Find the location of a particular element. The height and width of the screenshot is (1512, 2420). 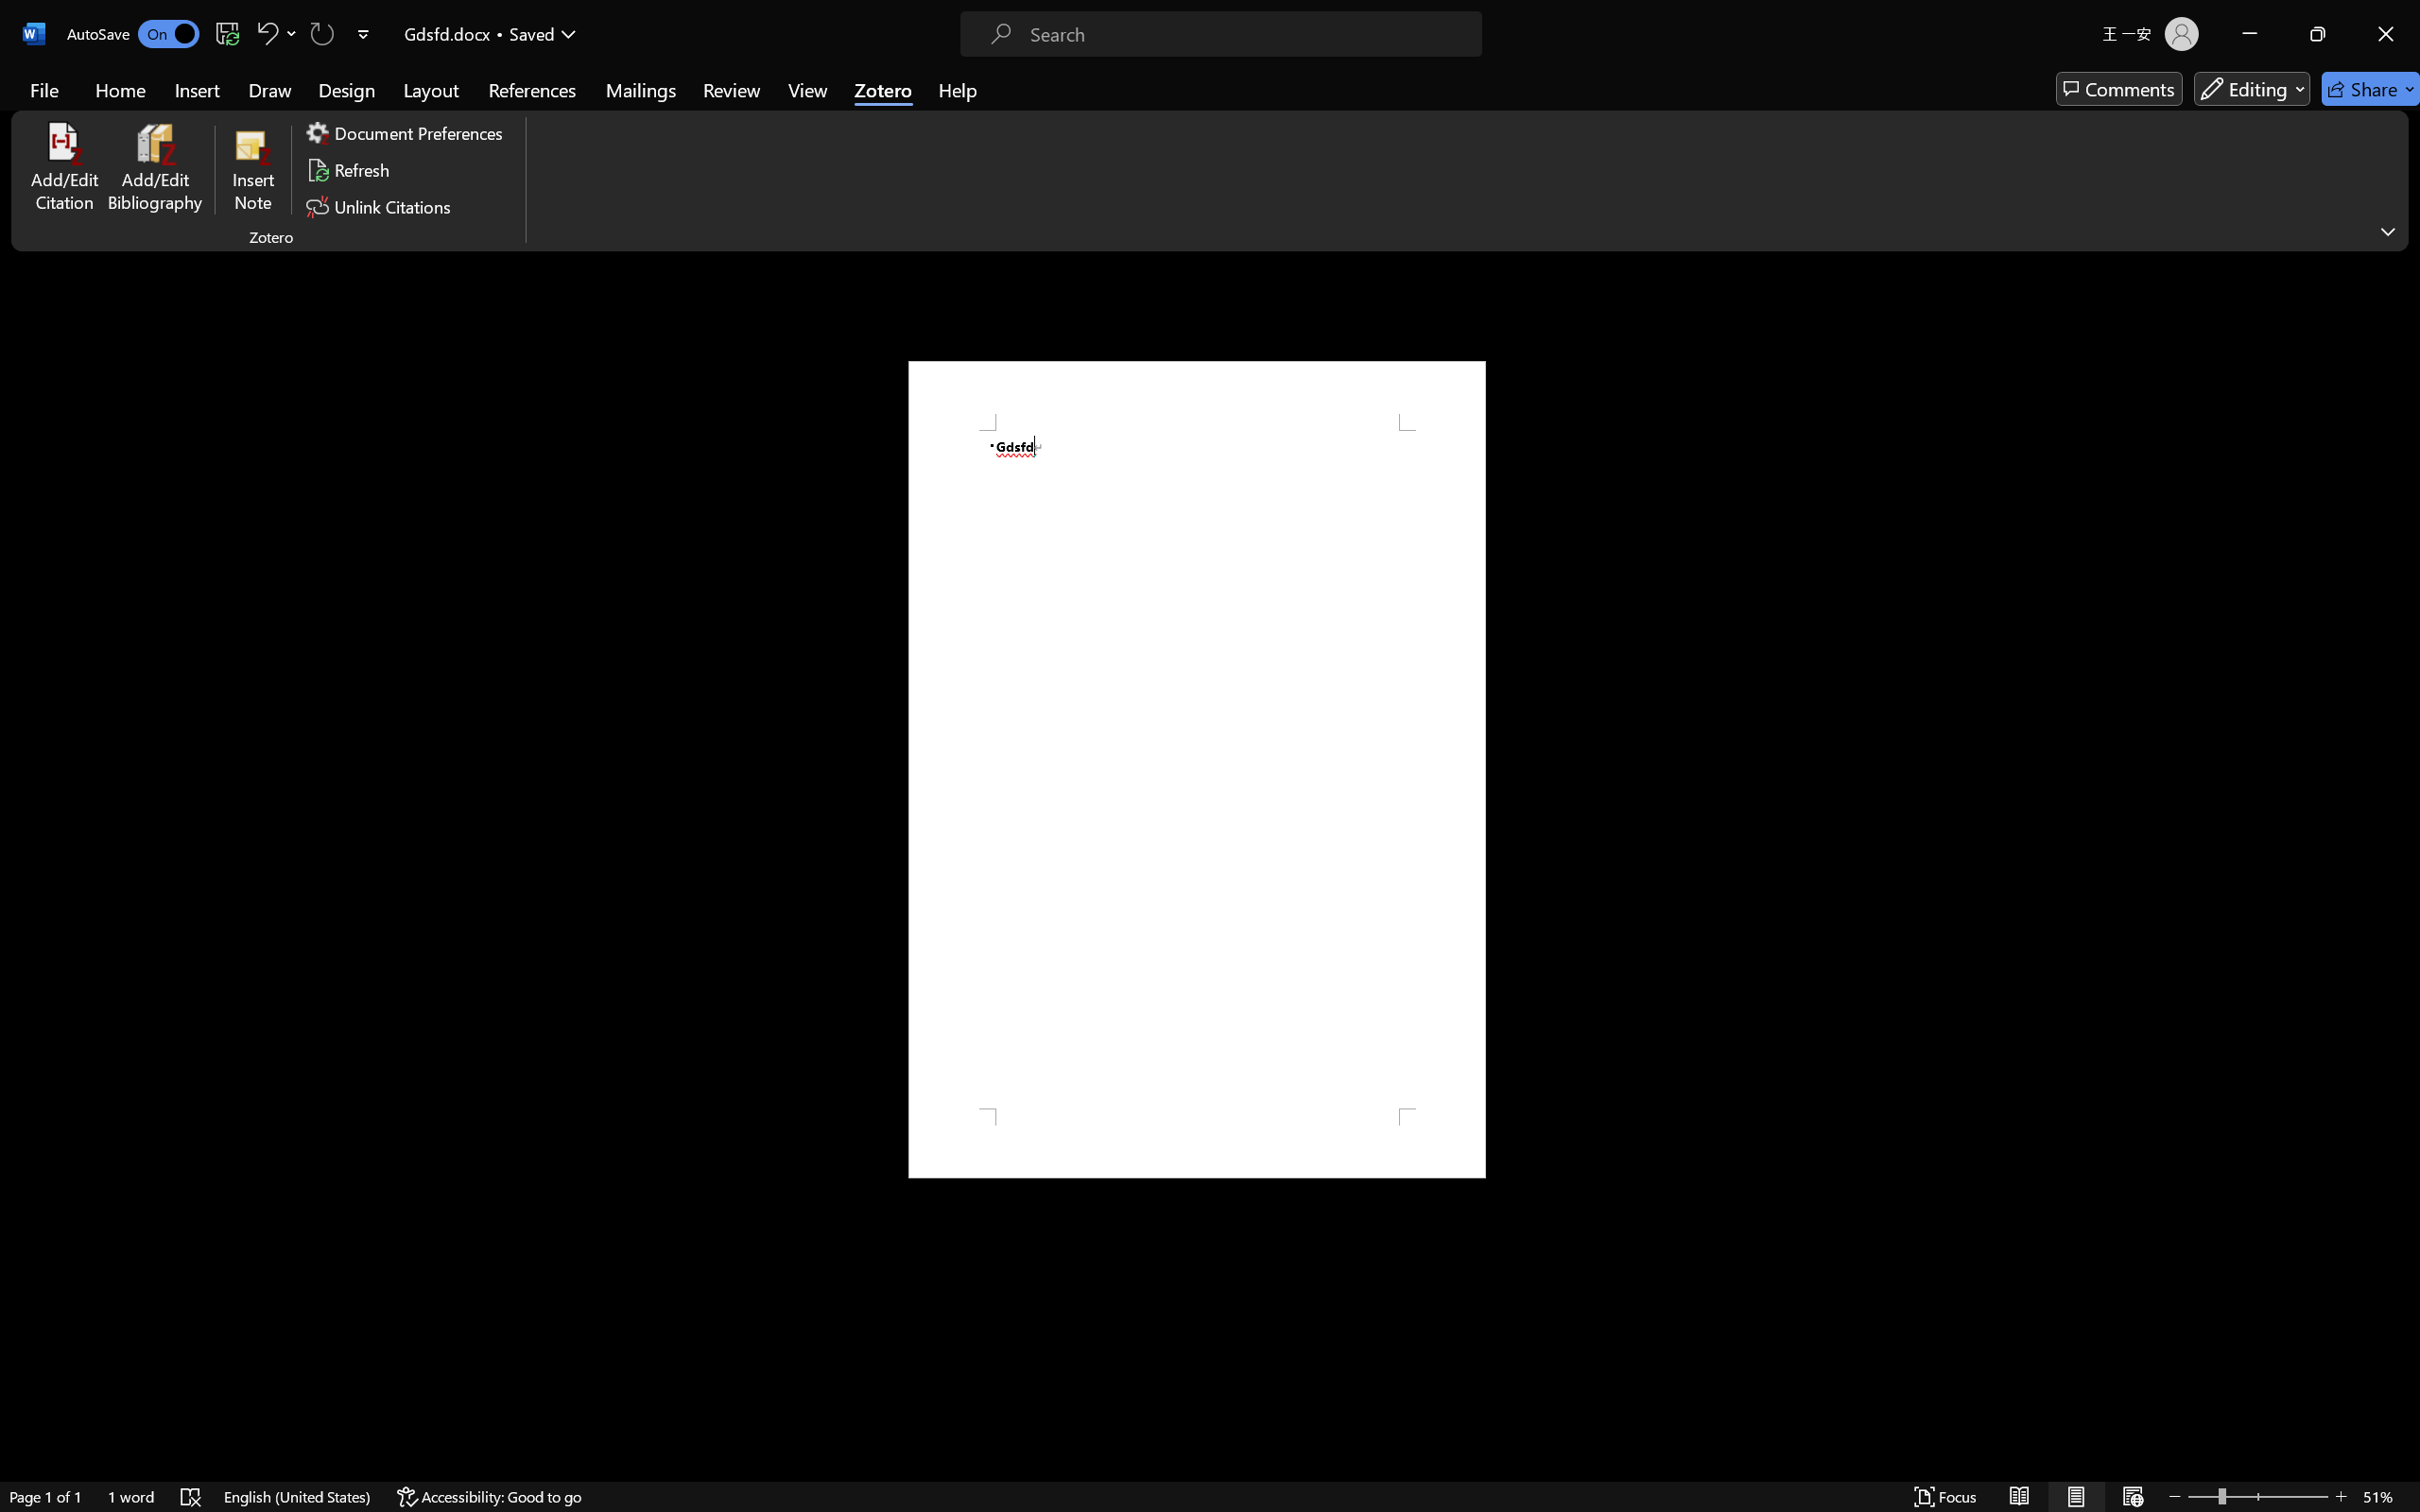

'Page 1 content' is located at coordinates (1196, 769).